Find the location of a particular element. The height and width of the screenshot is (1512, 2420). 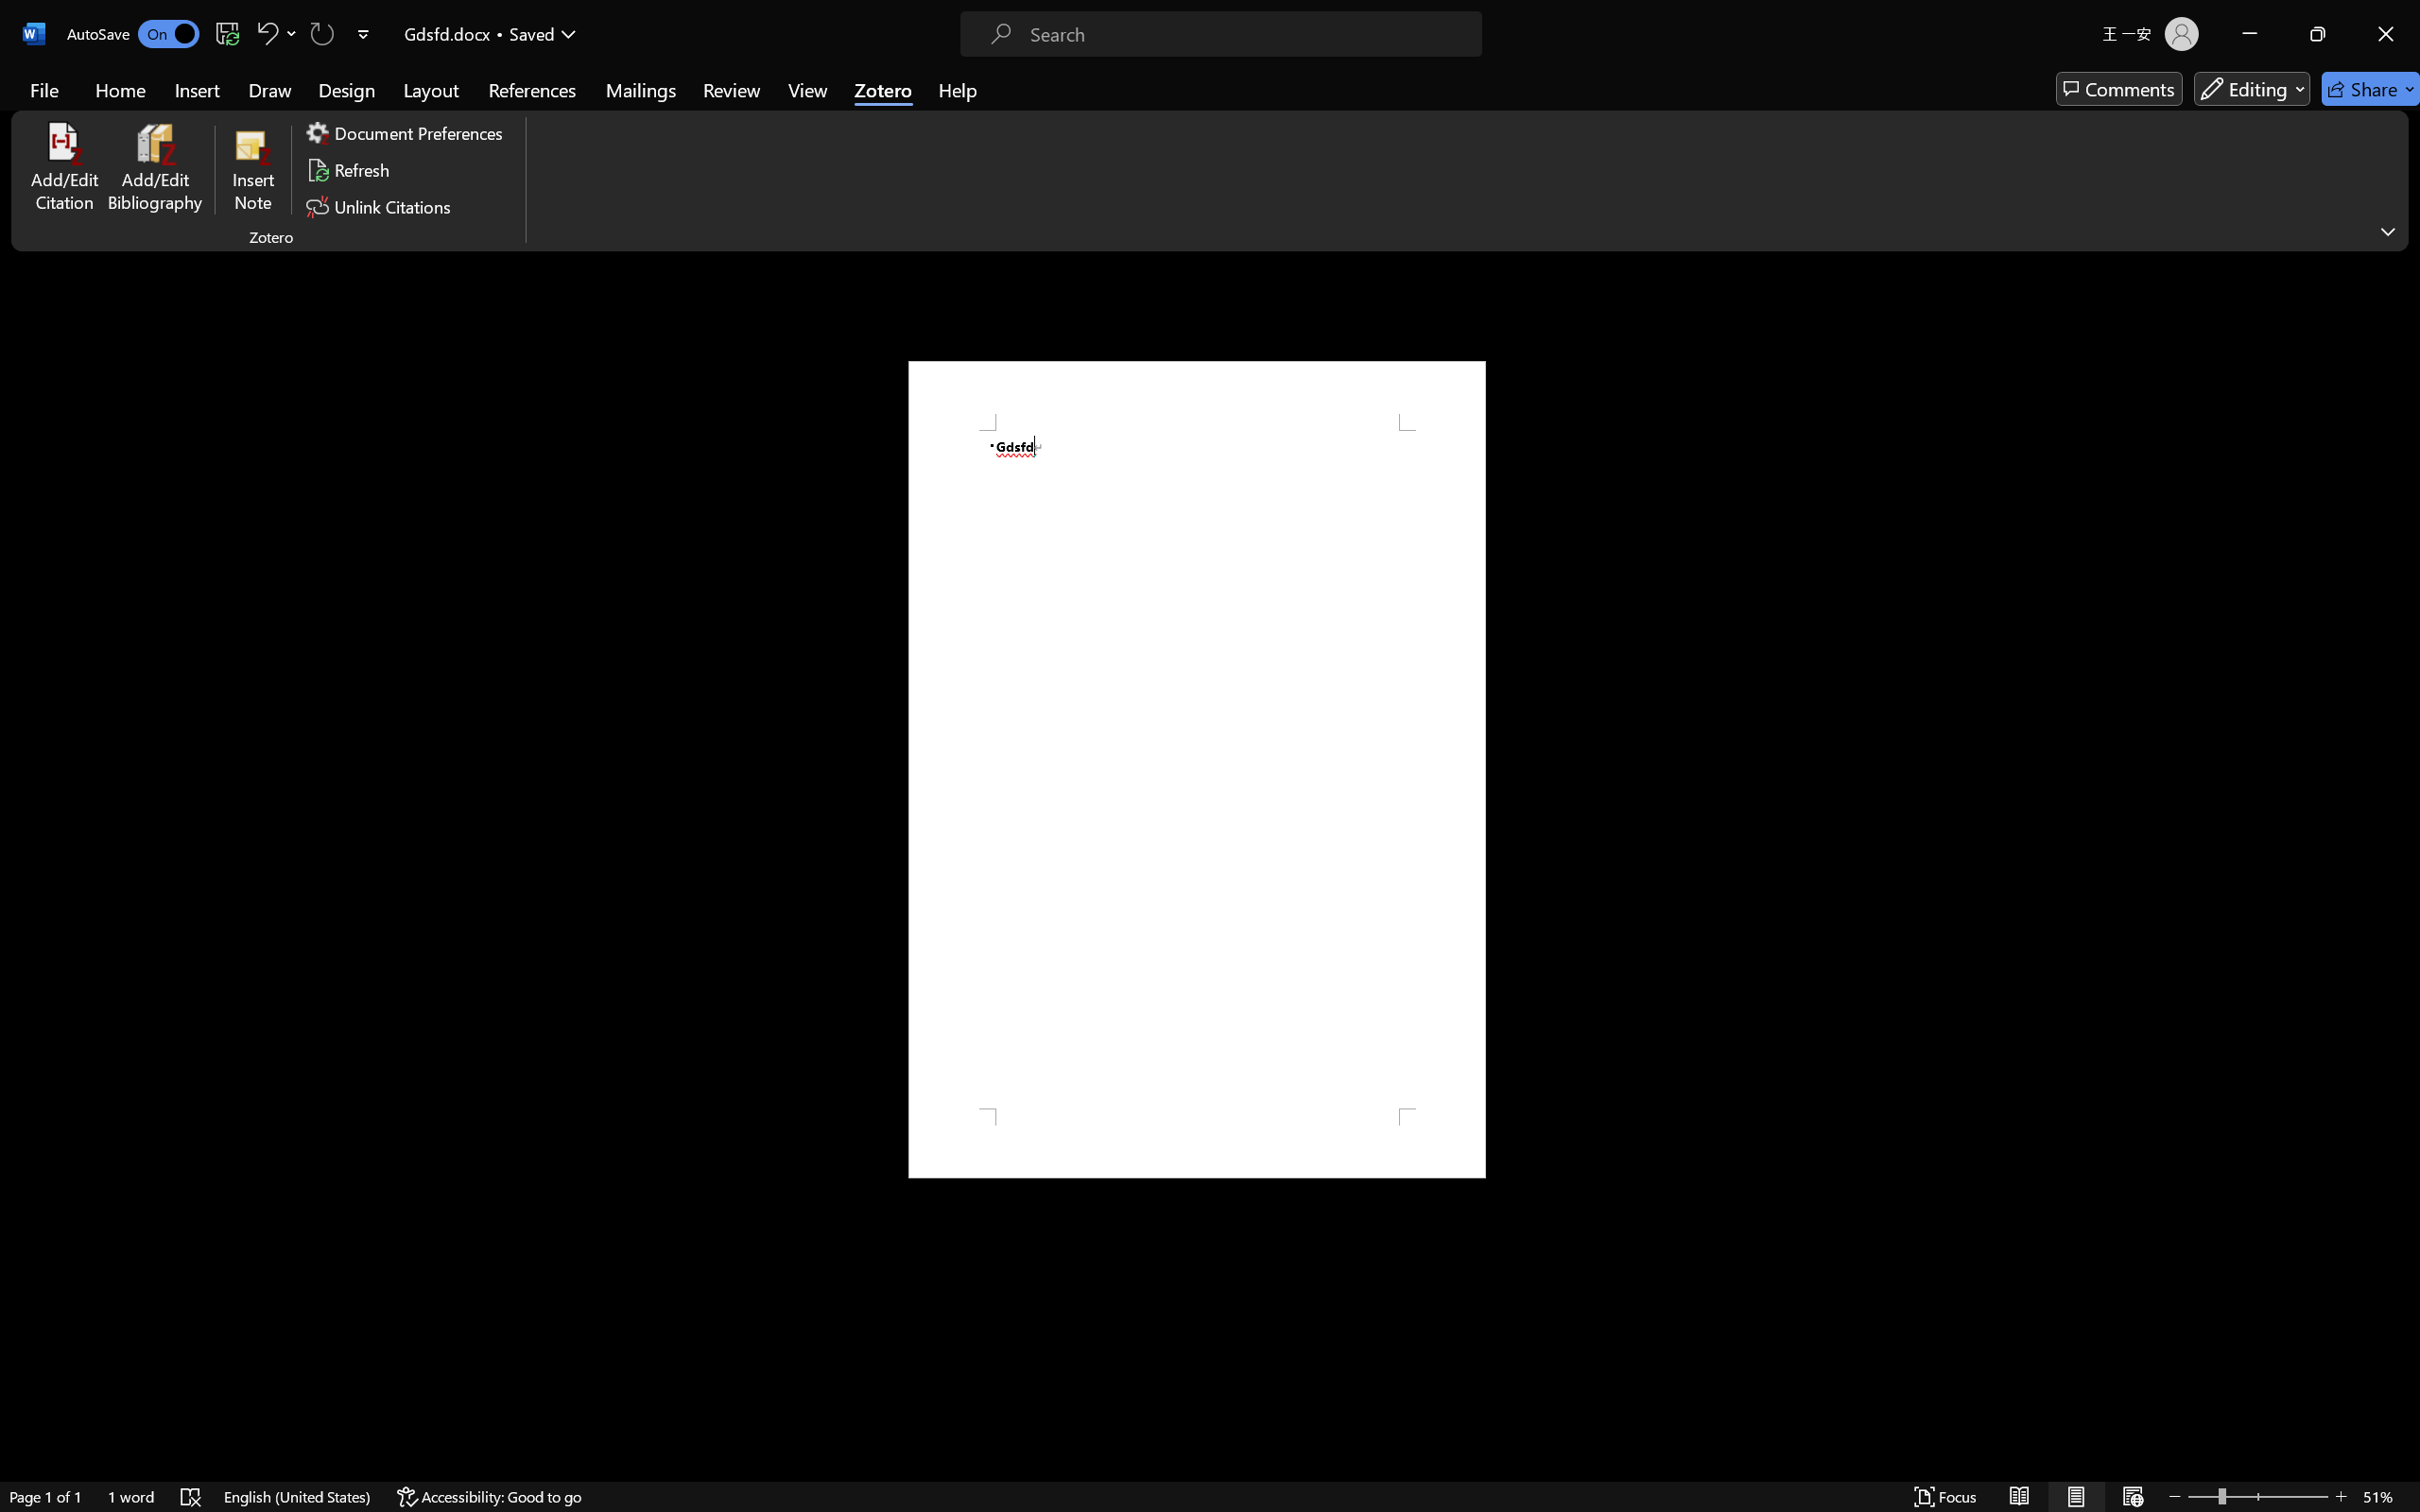

'Page 1 content' is located at coordinates (1196, 769).